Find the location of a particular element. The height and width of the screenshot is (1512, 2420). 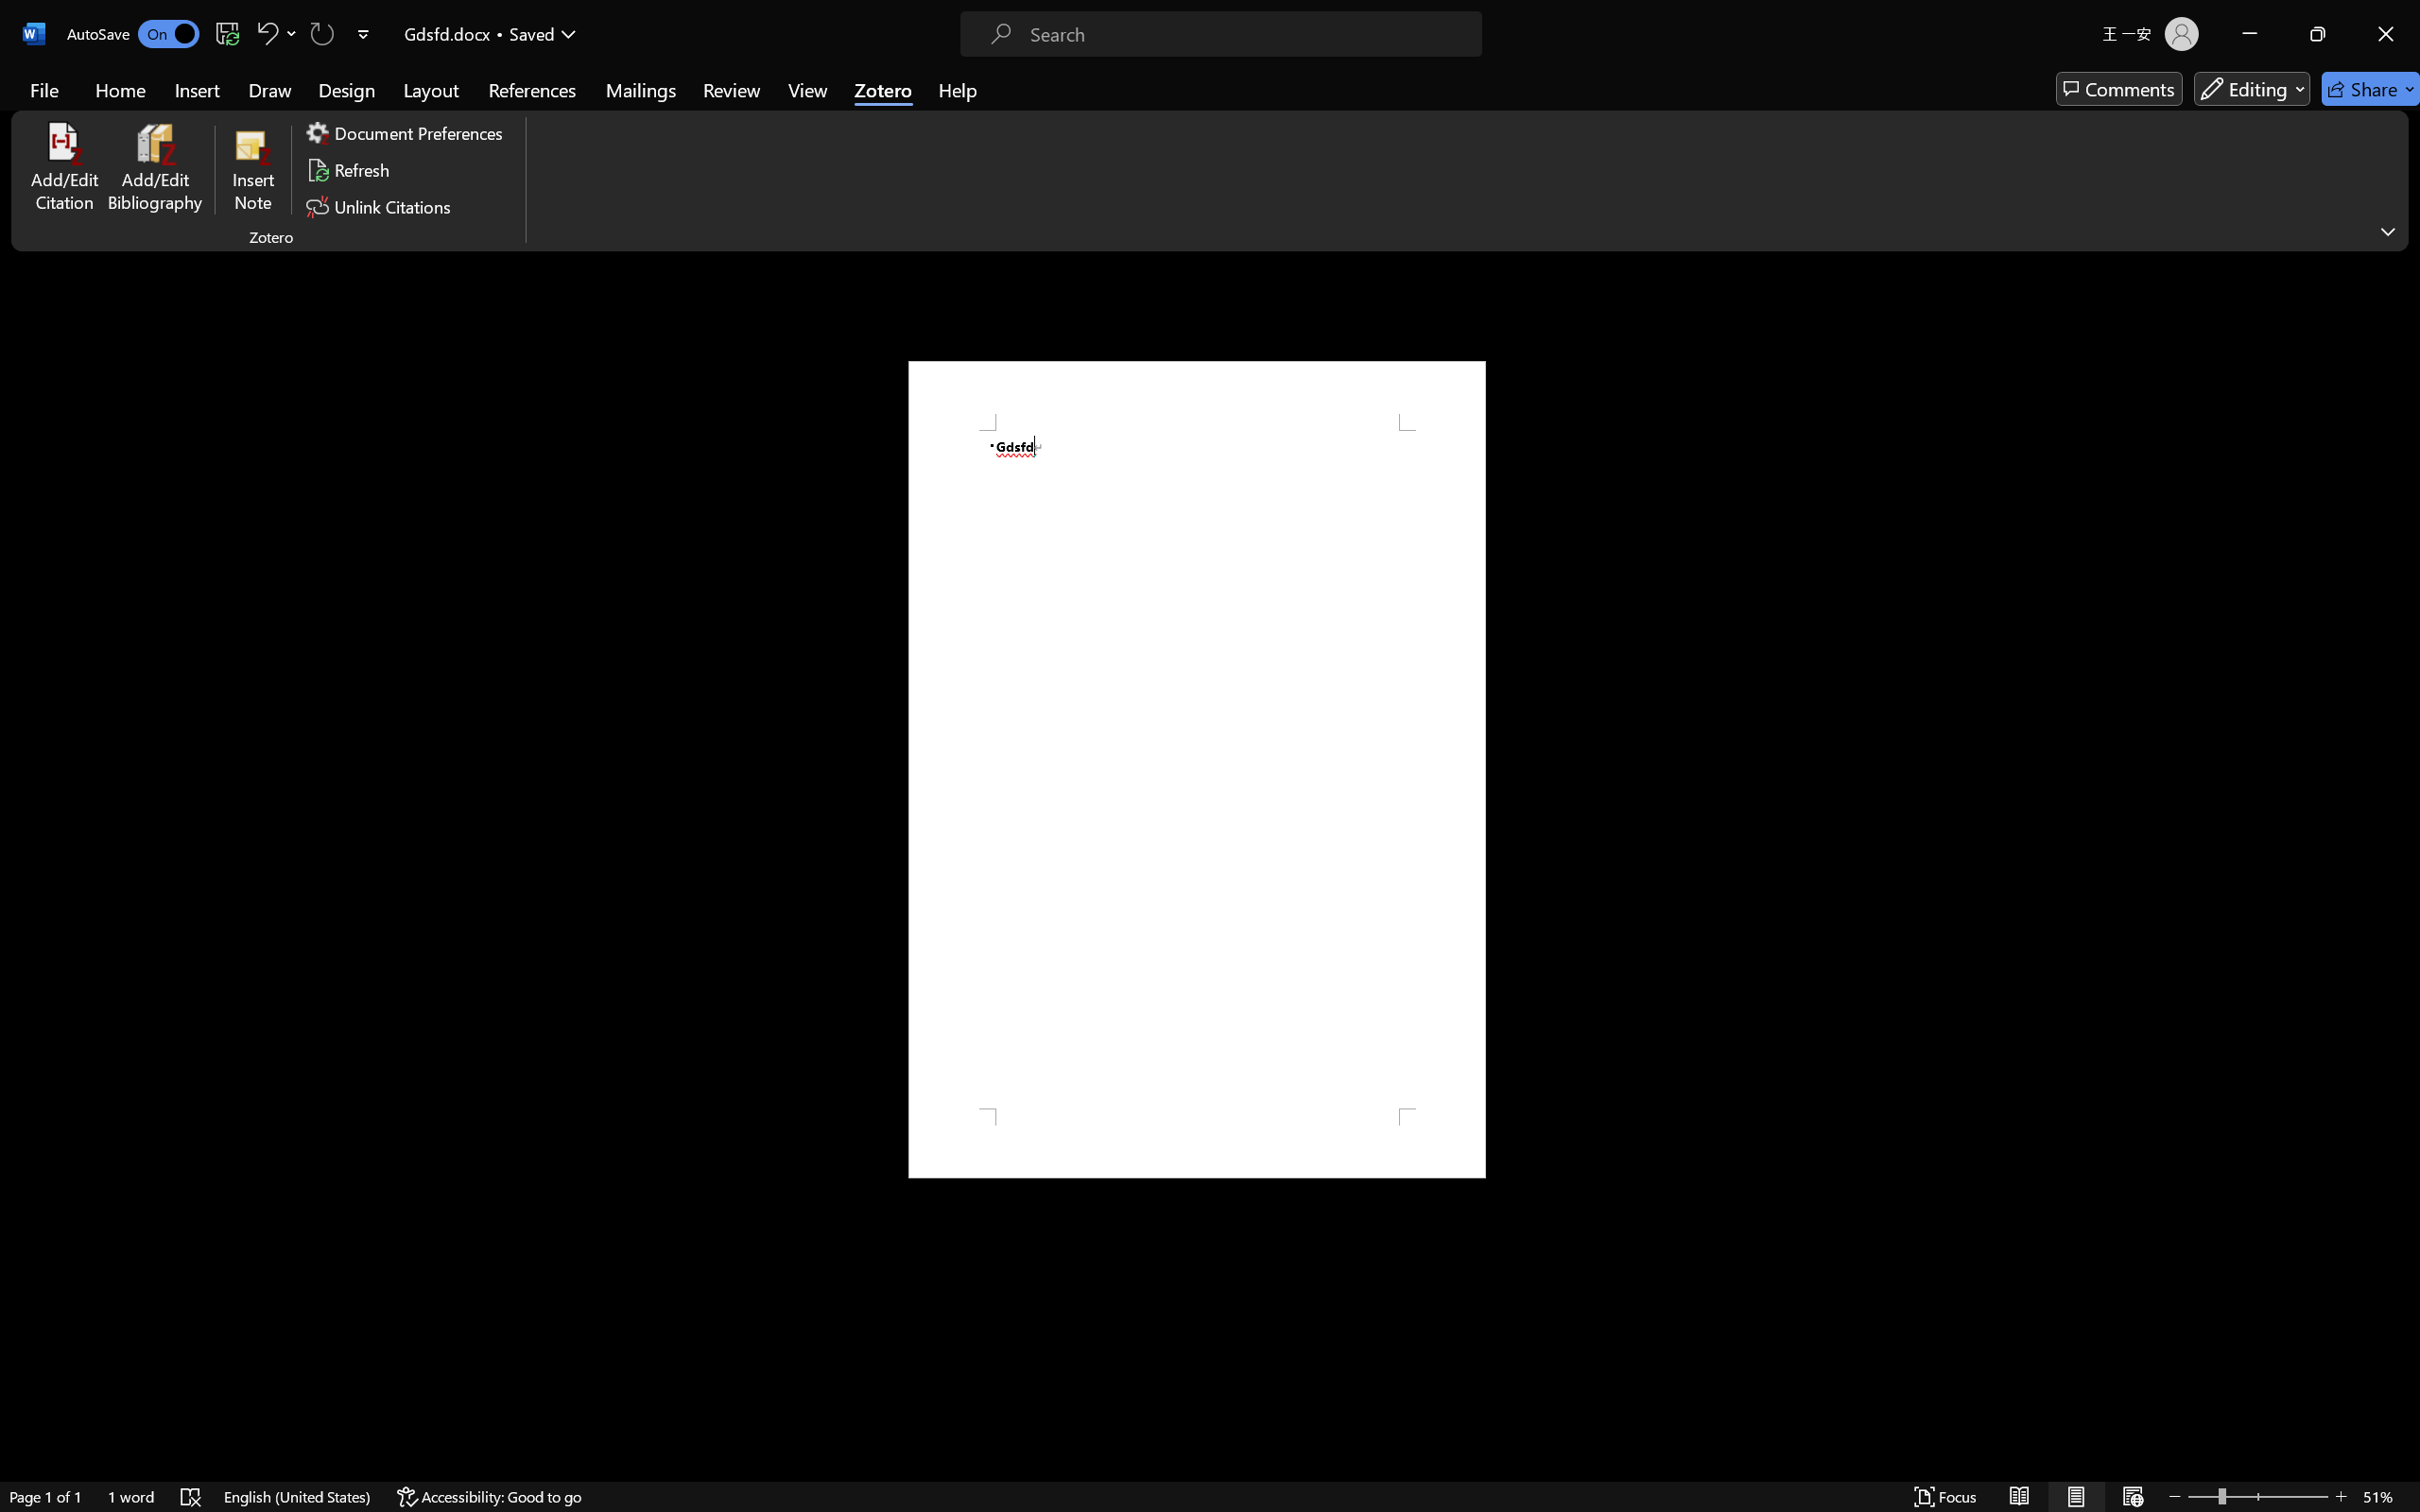

'Page 1 content' is located at coordinates (1196, 769).